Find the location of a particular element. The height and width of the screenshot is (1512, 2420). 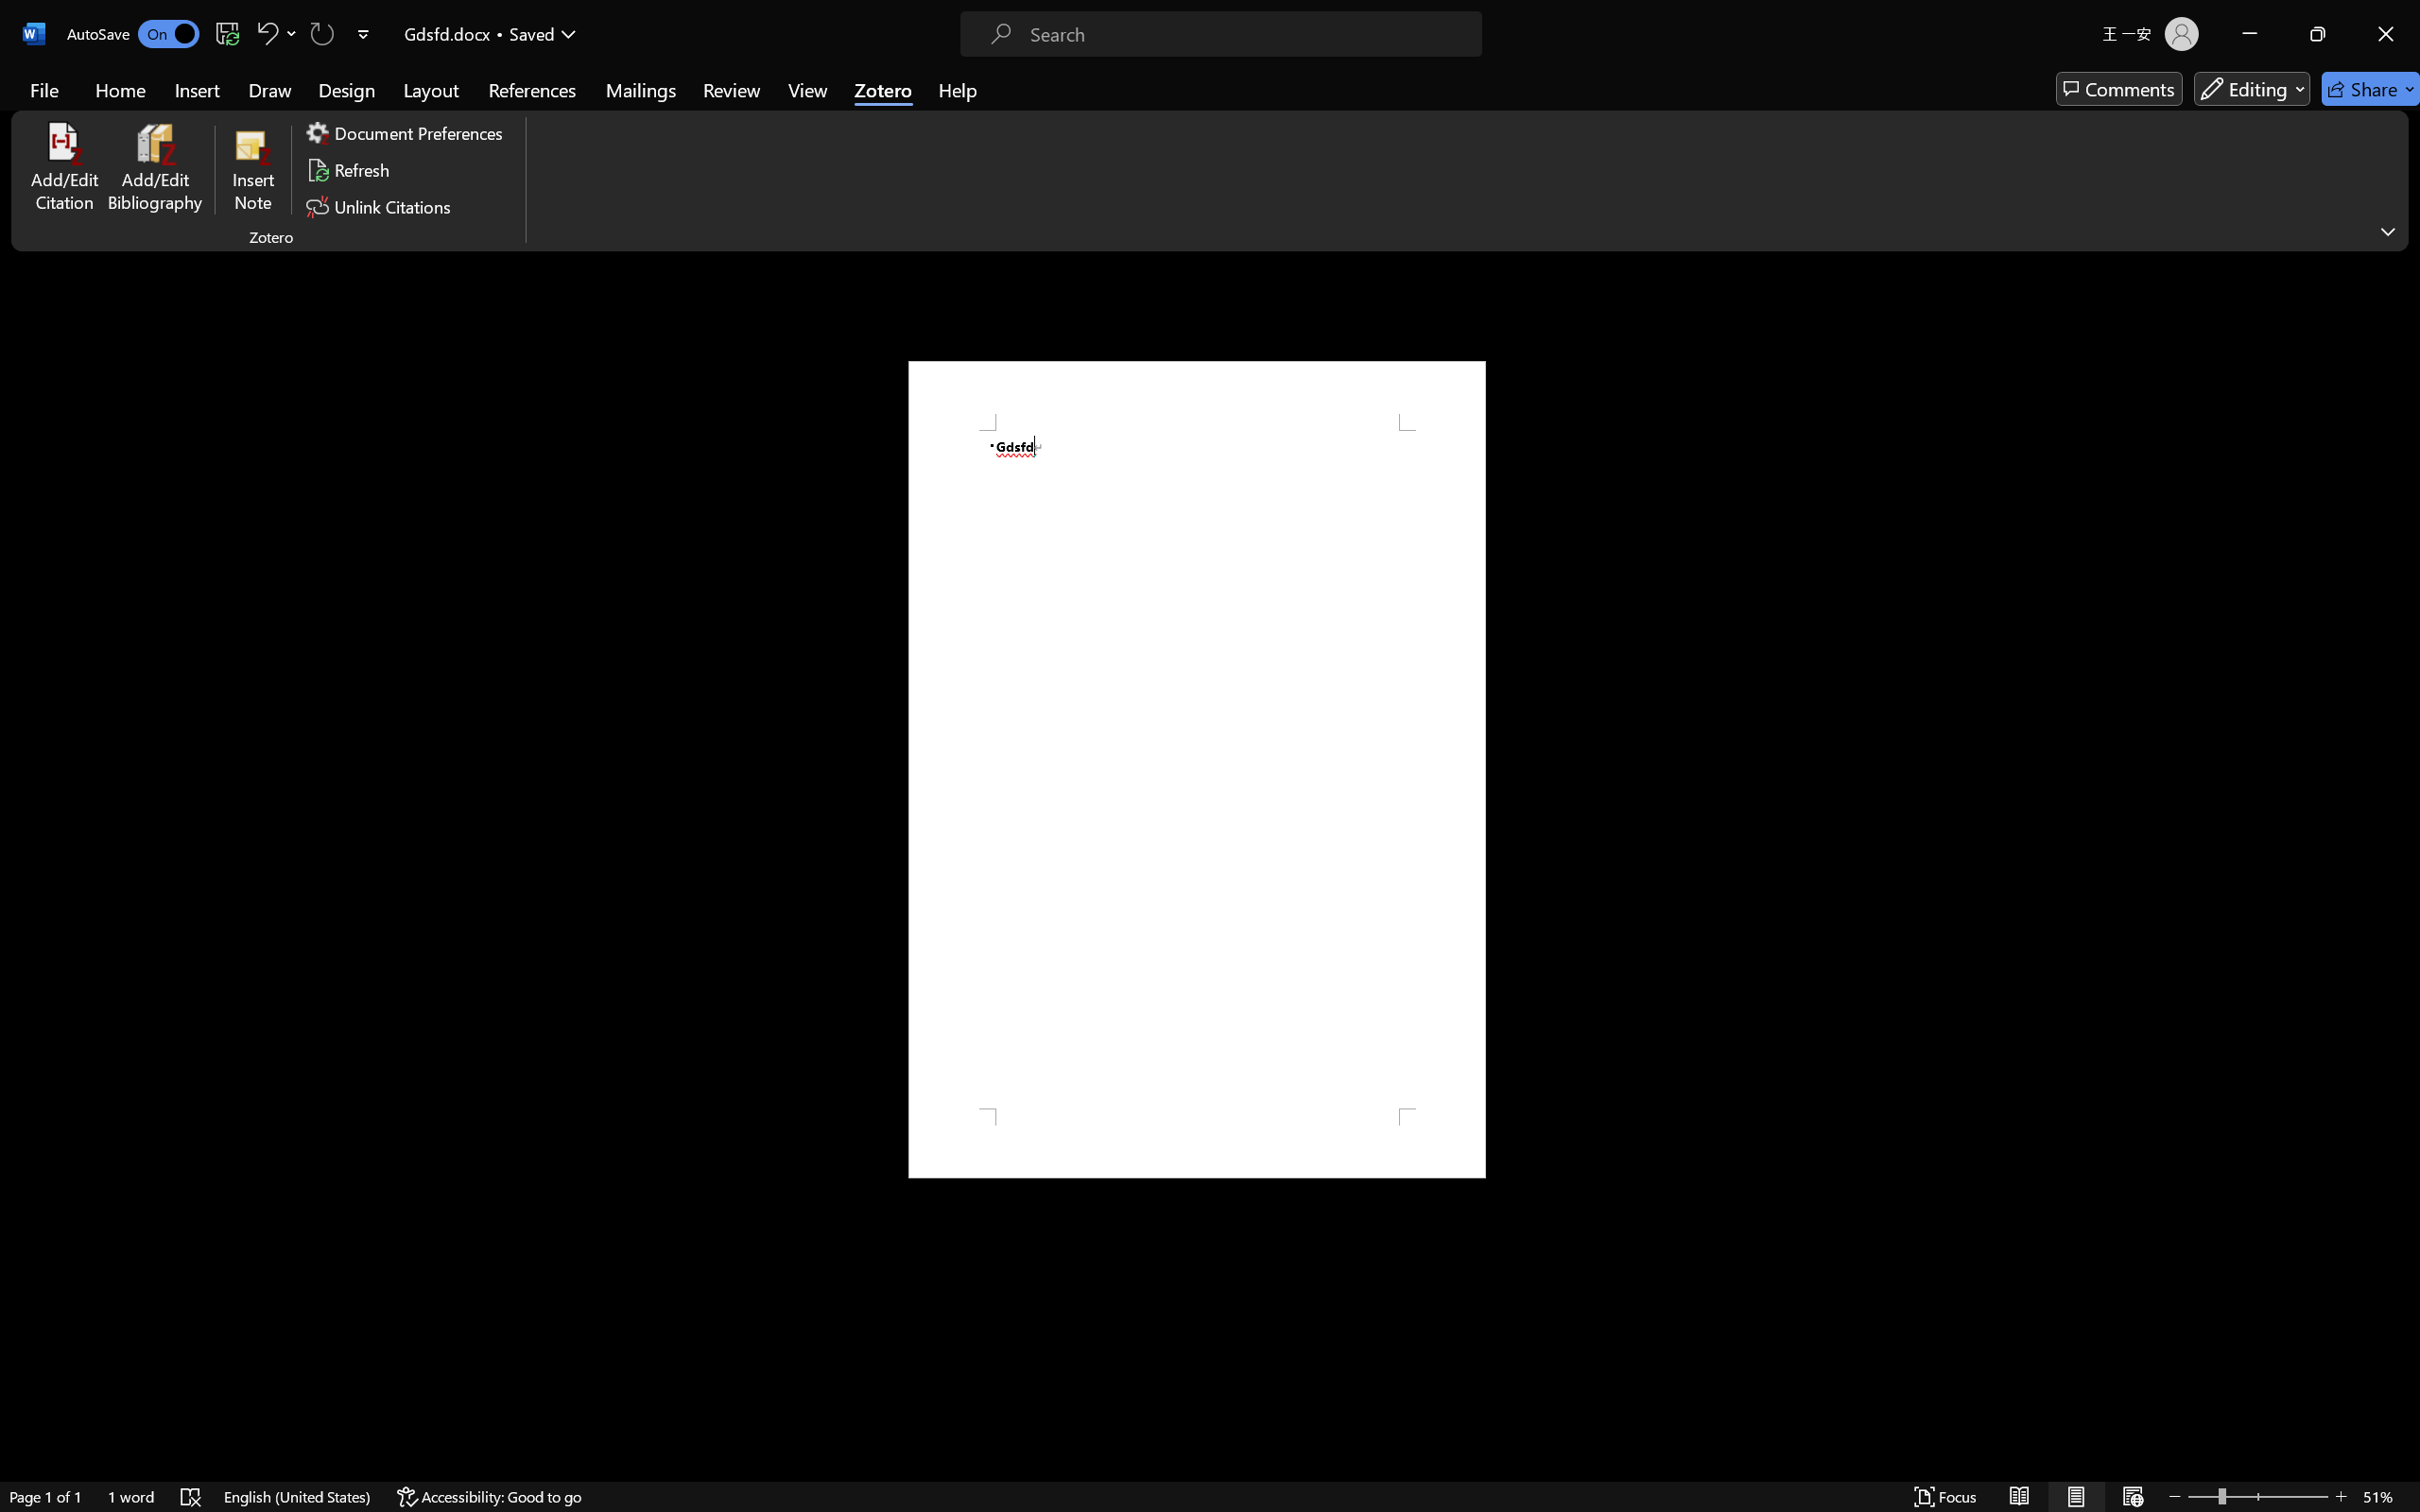

'Page 1 content' is located at coordinates (1196, 769).